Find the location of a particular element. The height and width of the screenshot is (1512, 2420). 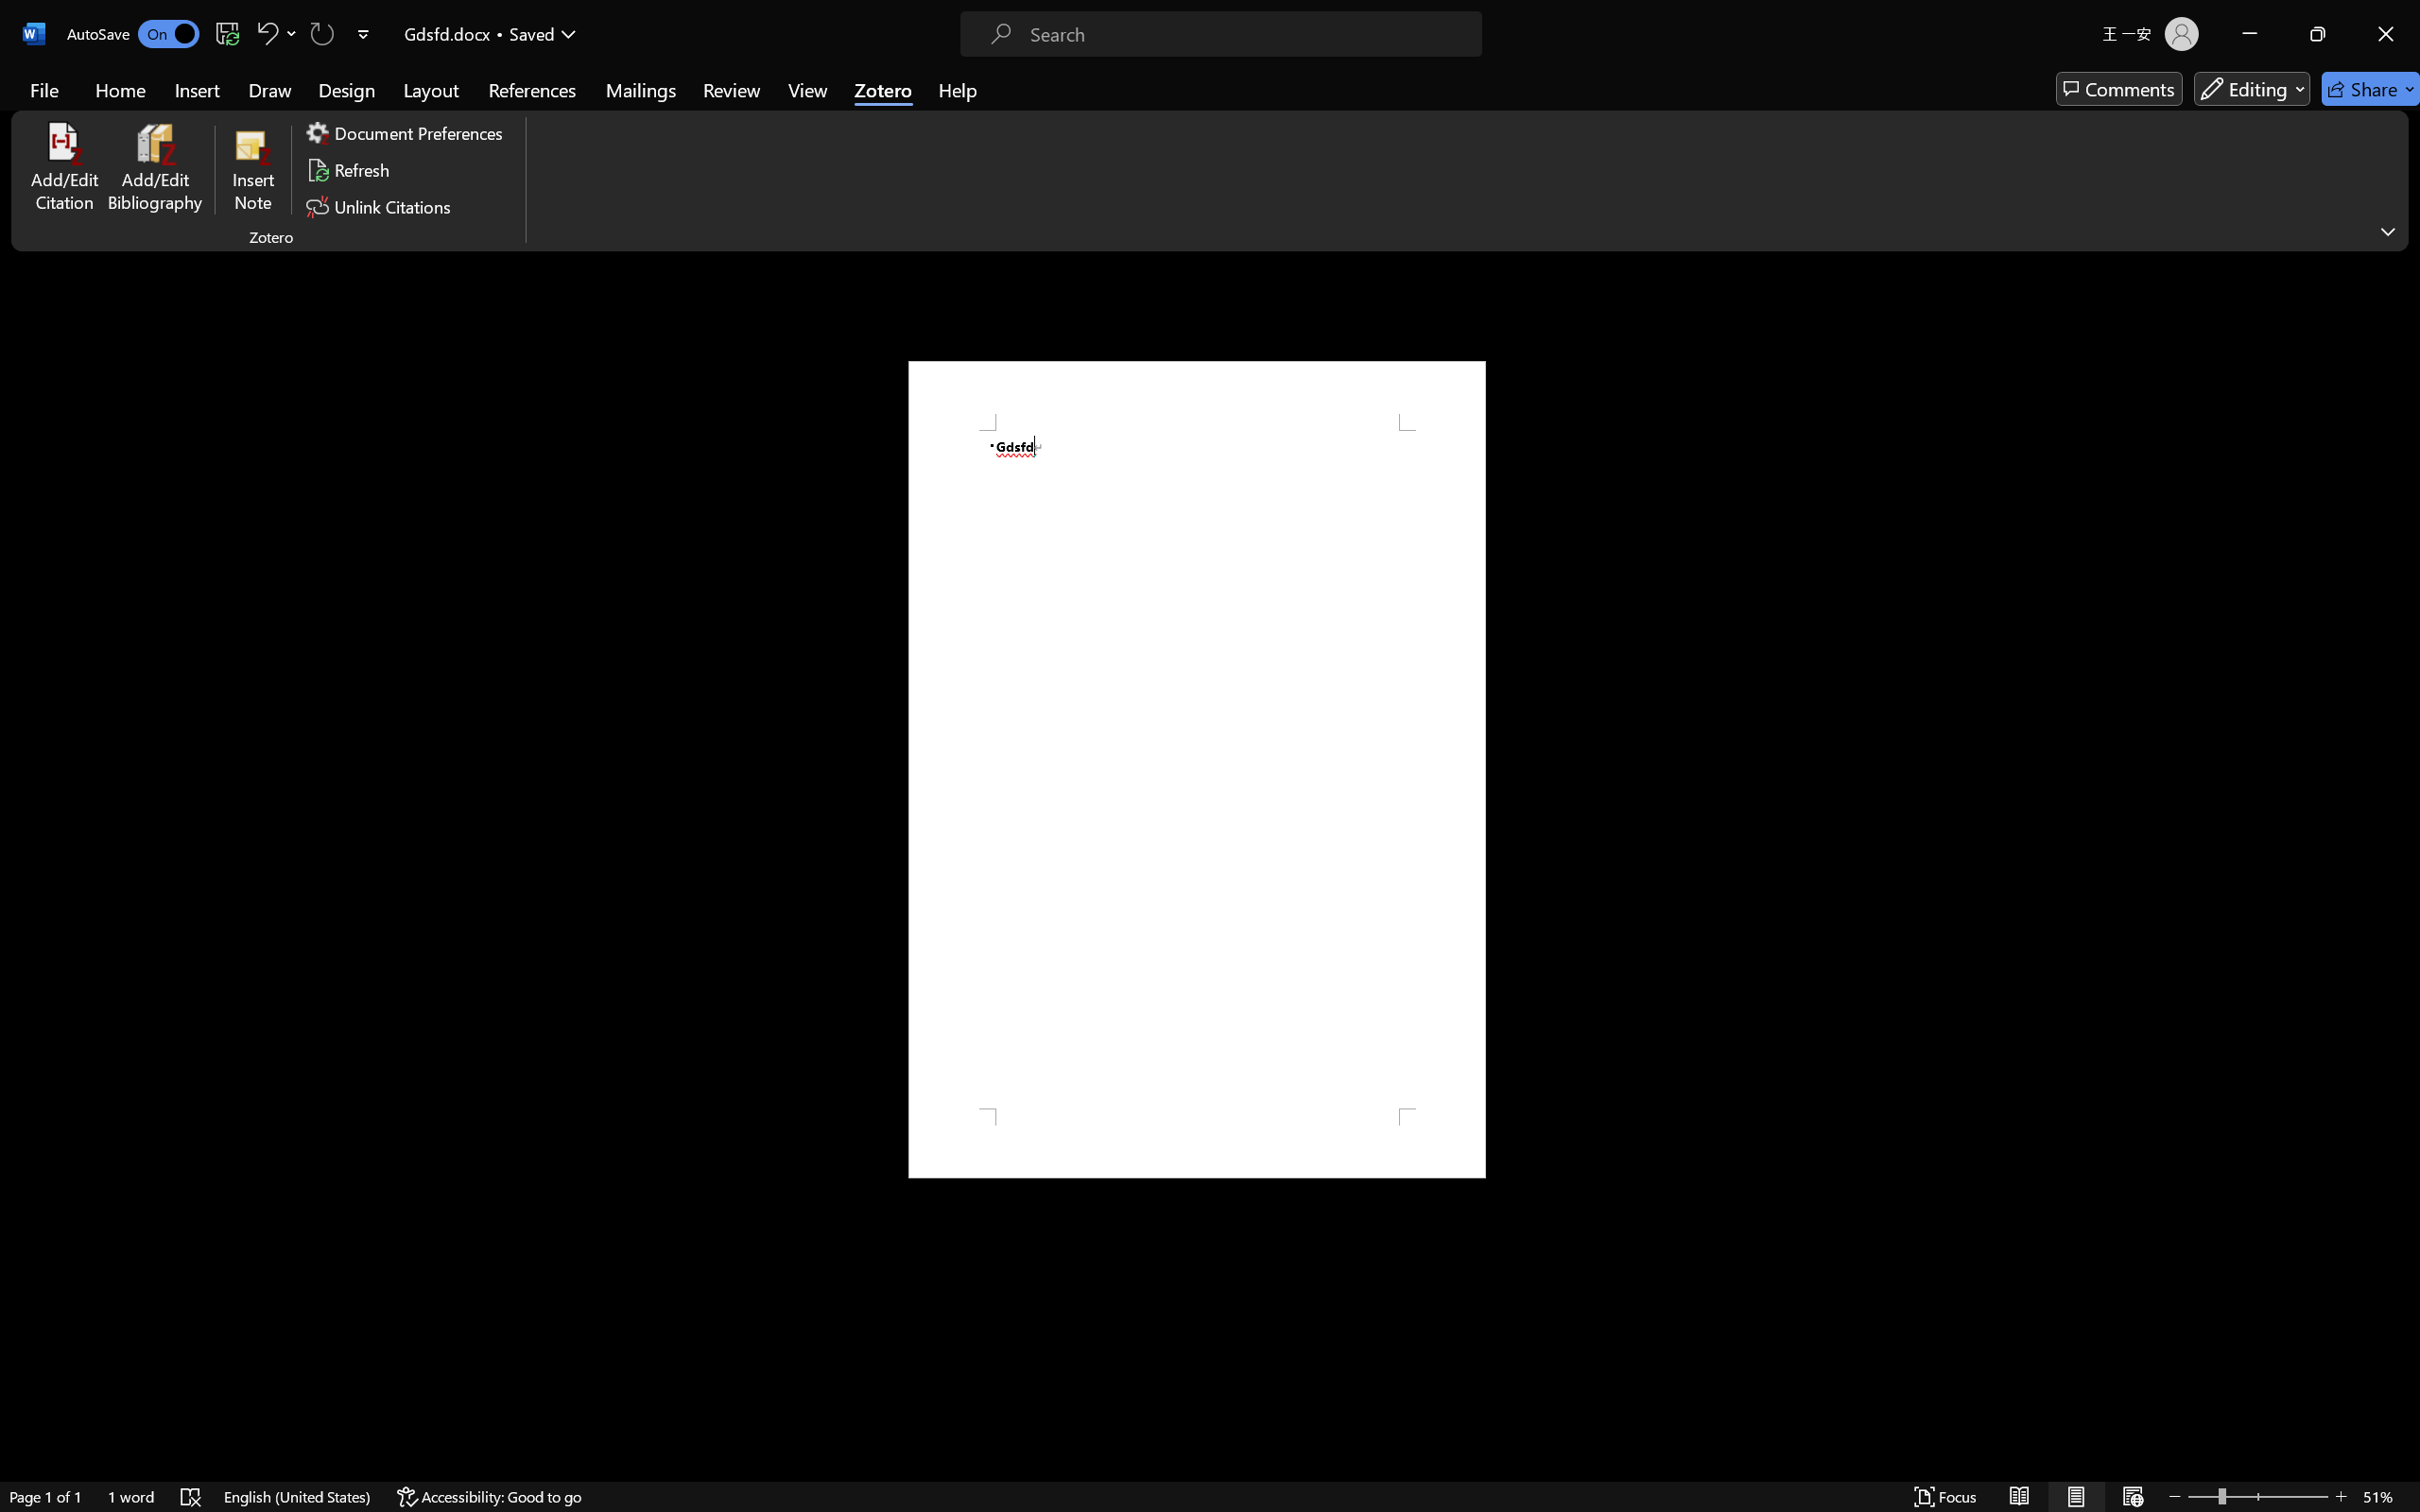

'Page 1 content' is located at coordinates (1196, 769).